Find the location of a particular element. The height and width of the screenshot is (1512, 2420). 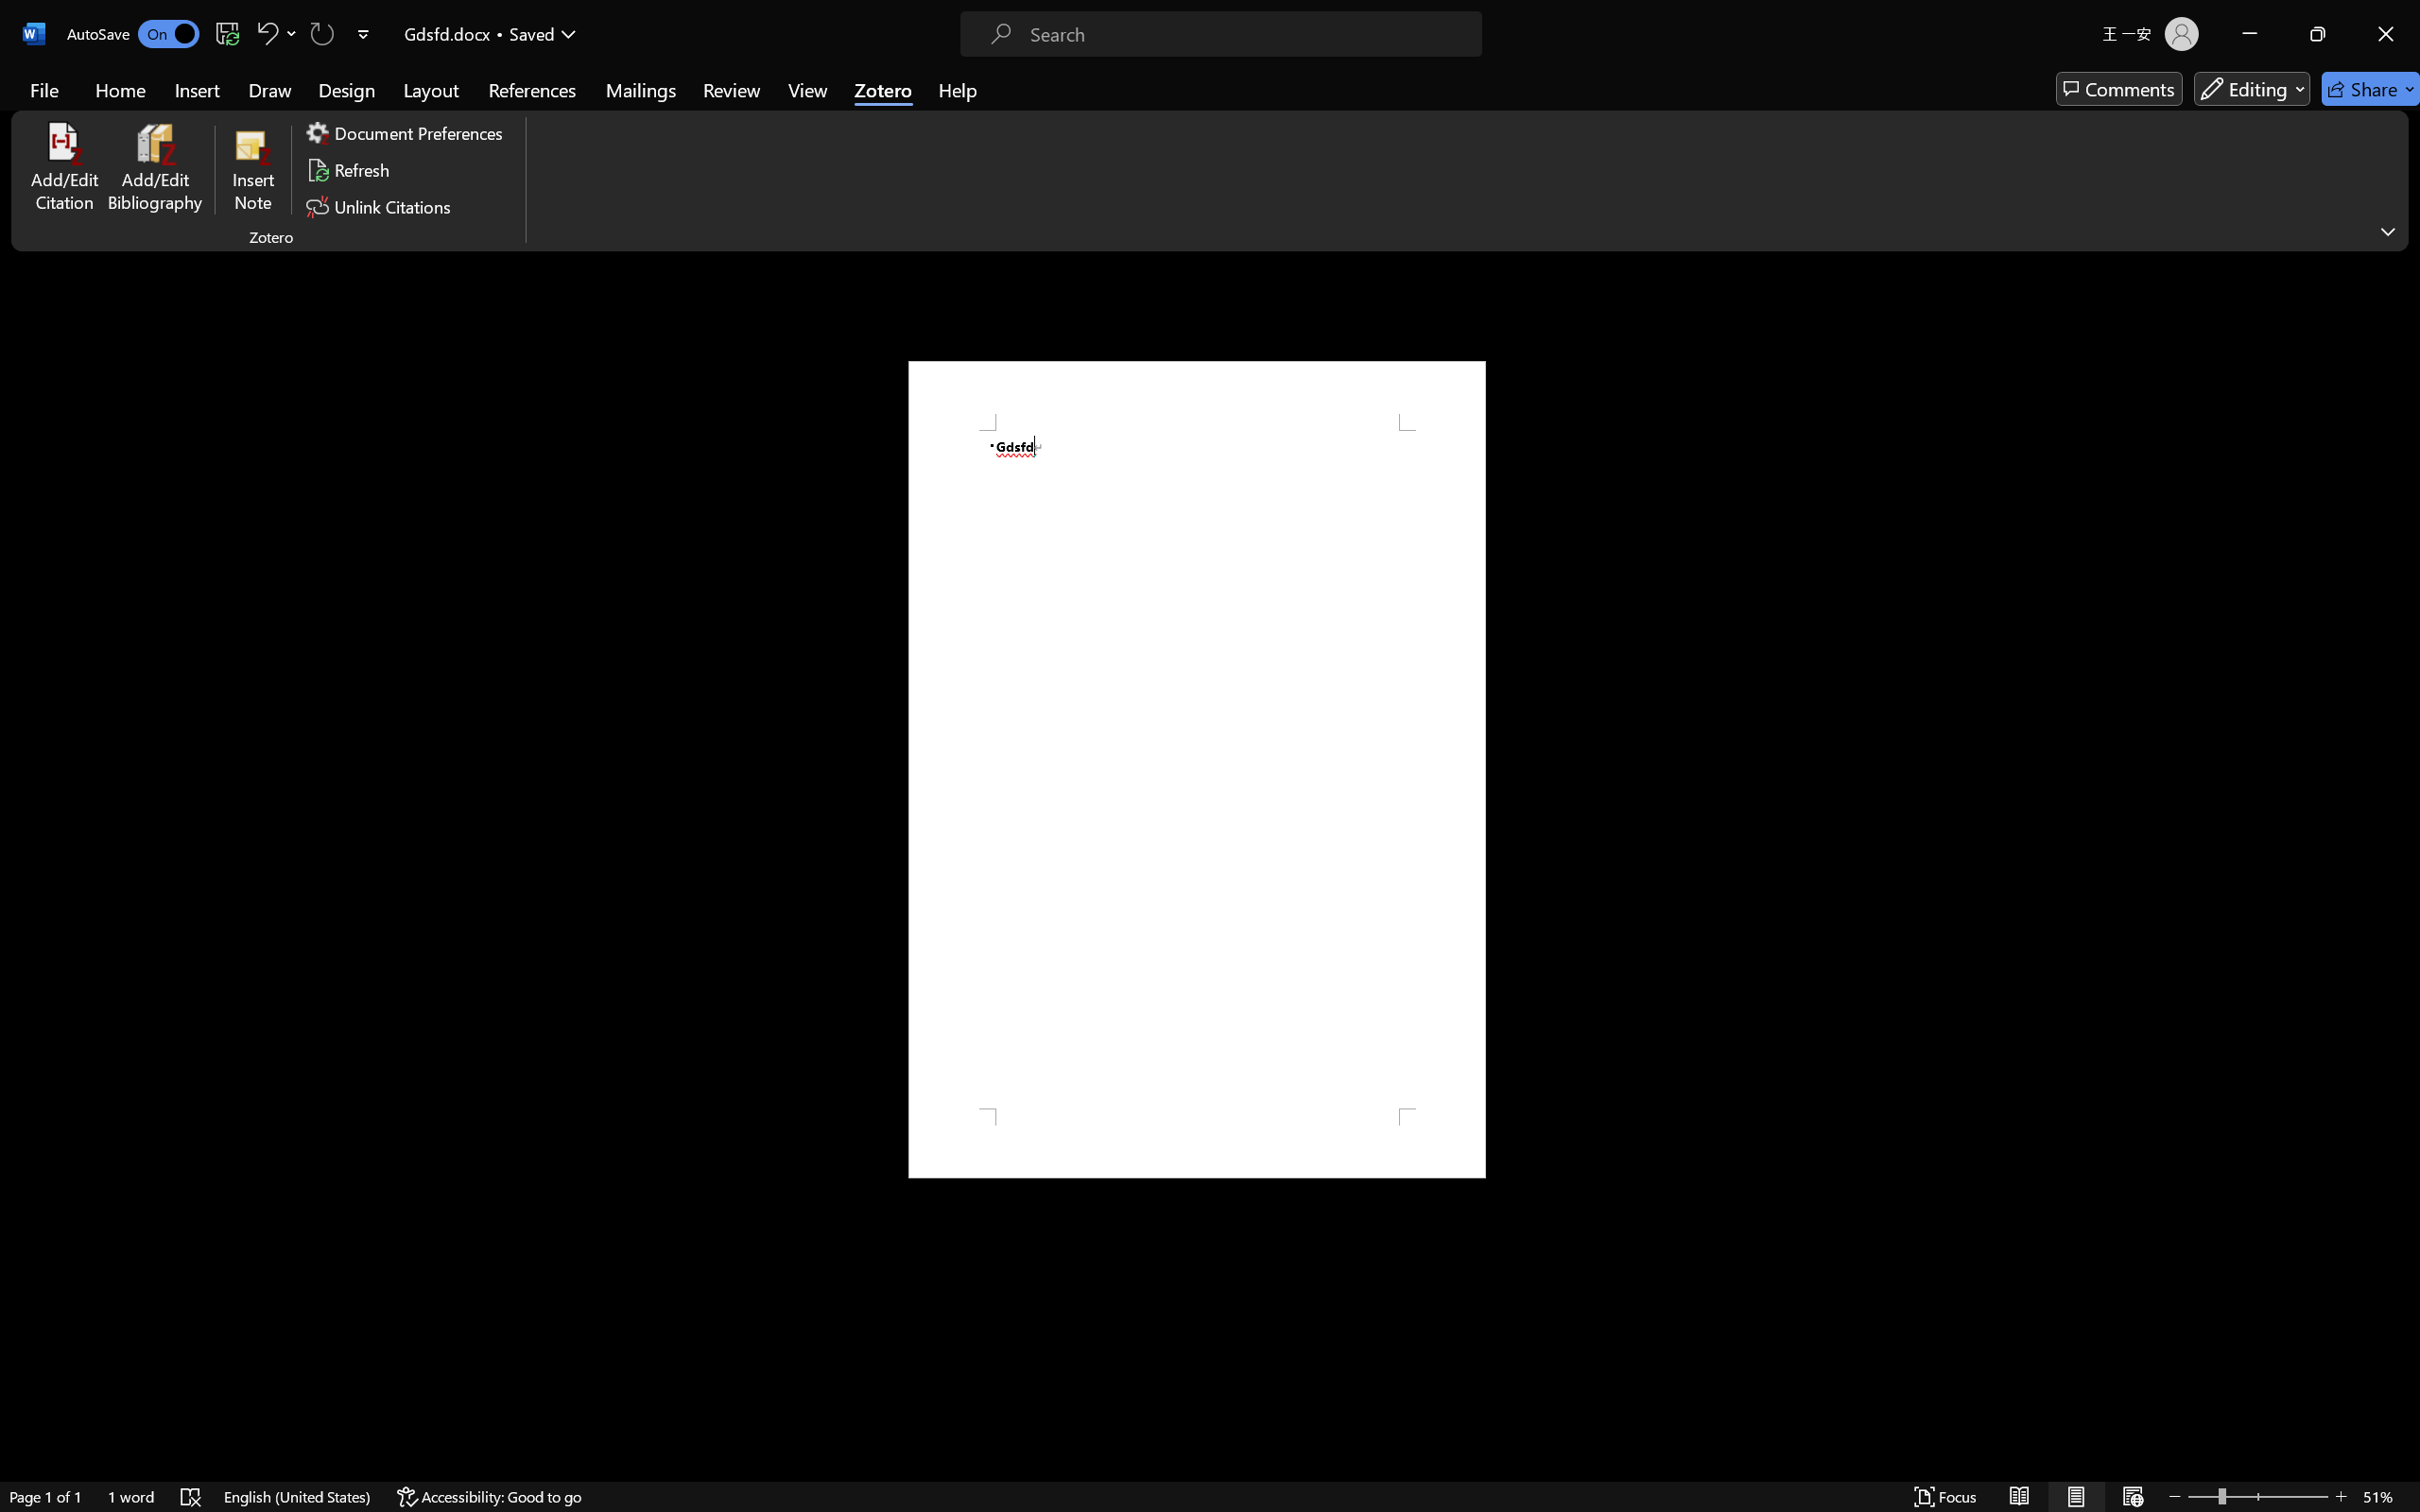

'Page 1 content' is located at coordinates (1196, 769).